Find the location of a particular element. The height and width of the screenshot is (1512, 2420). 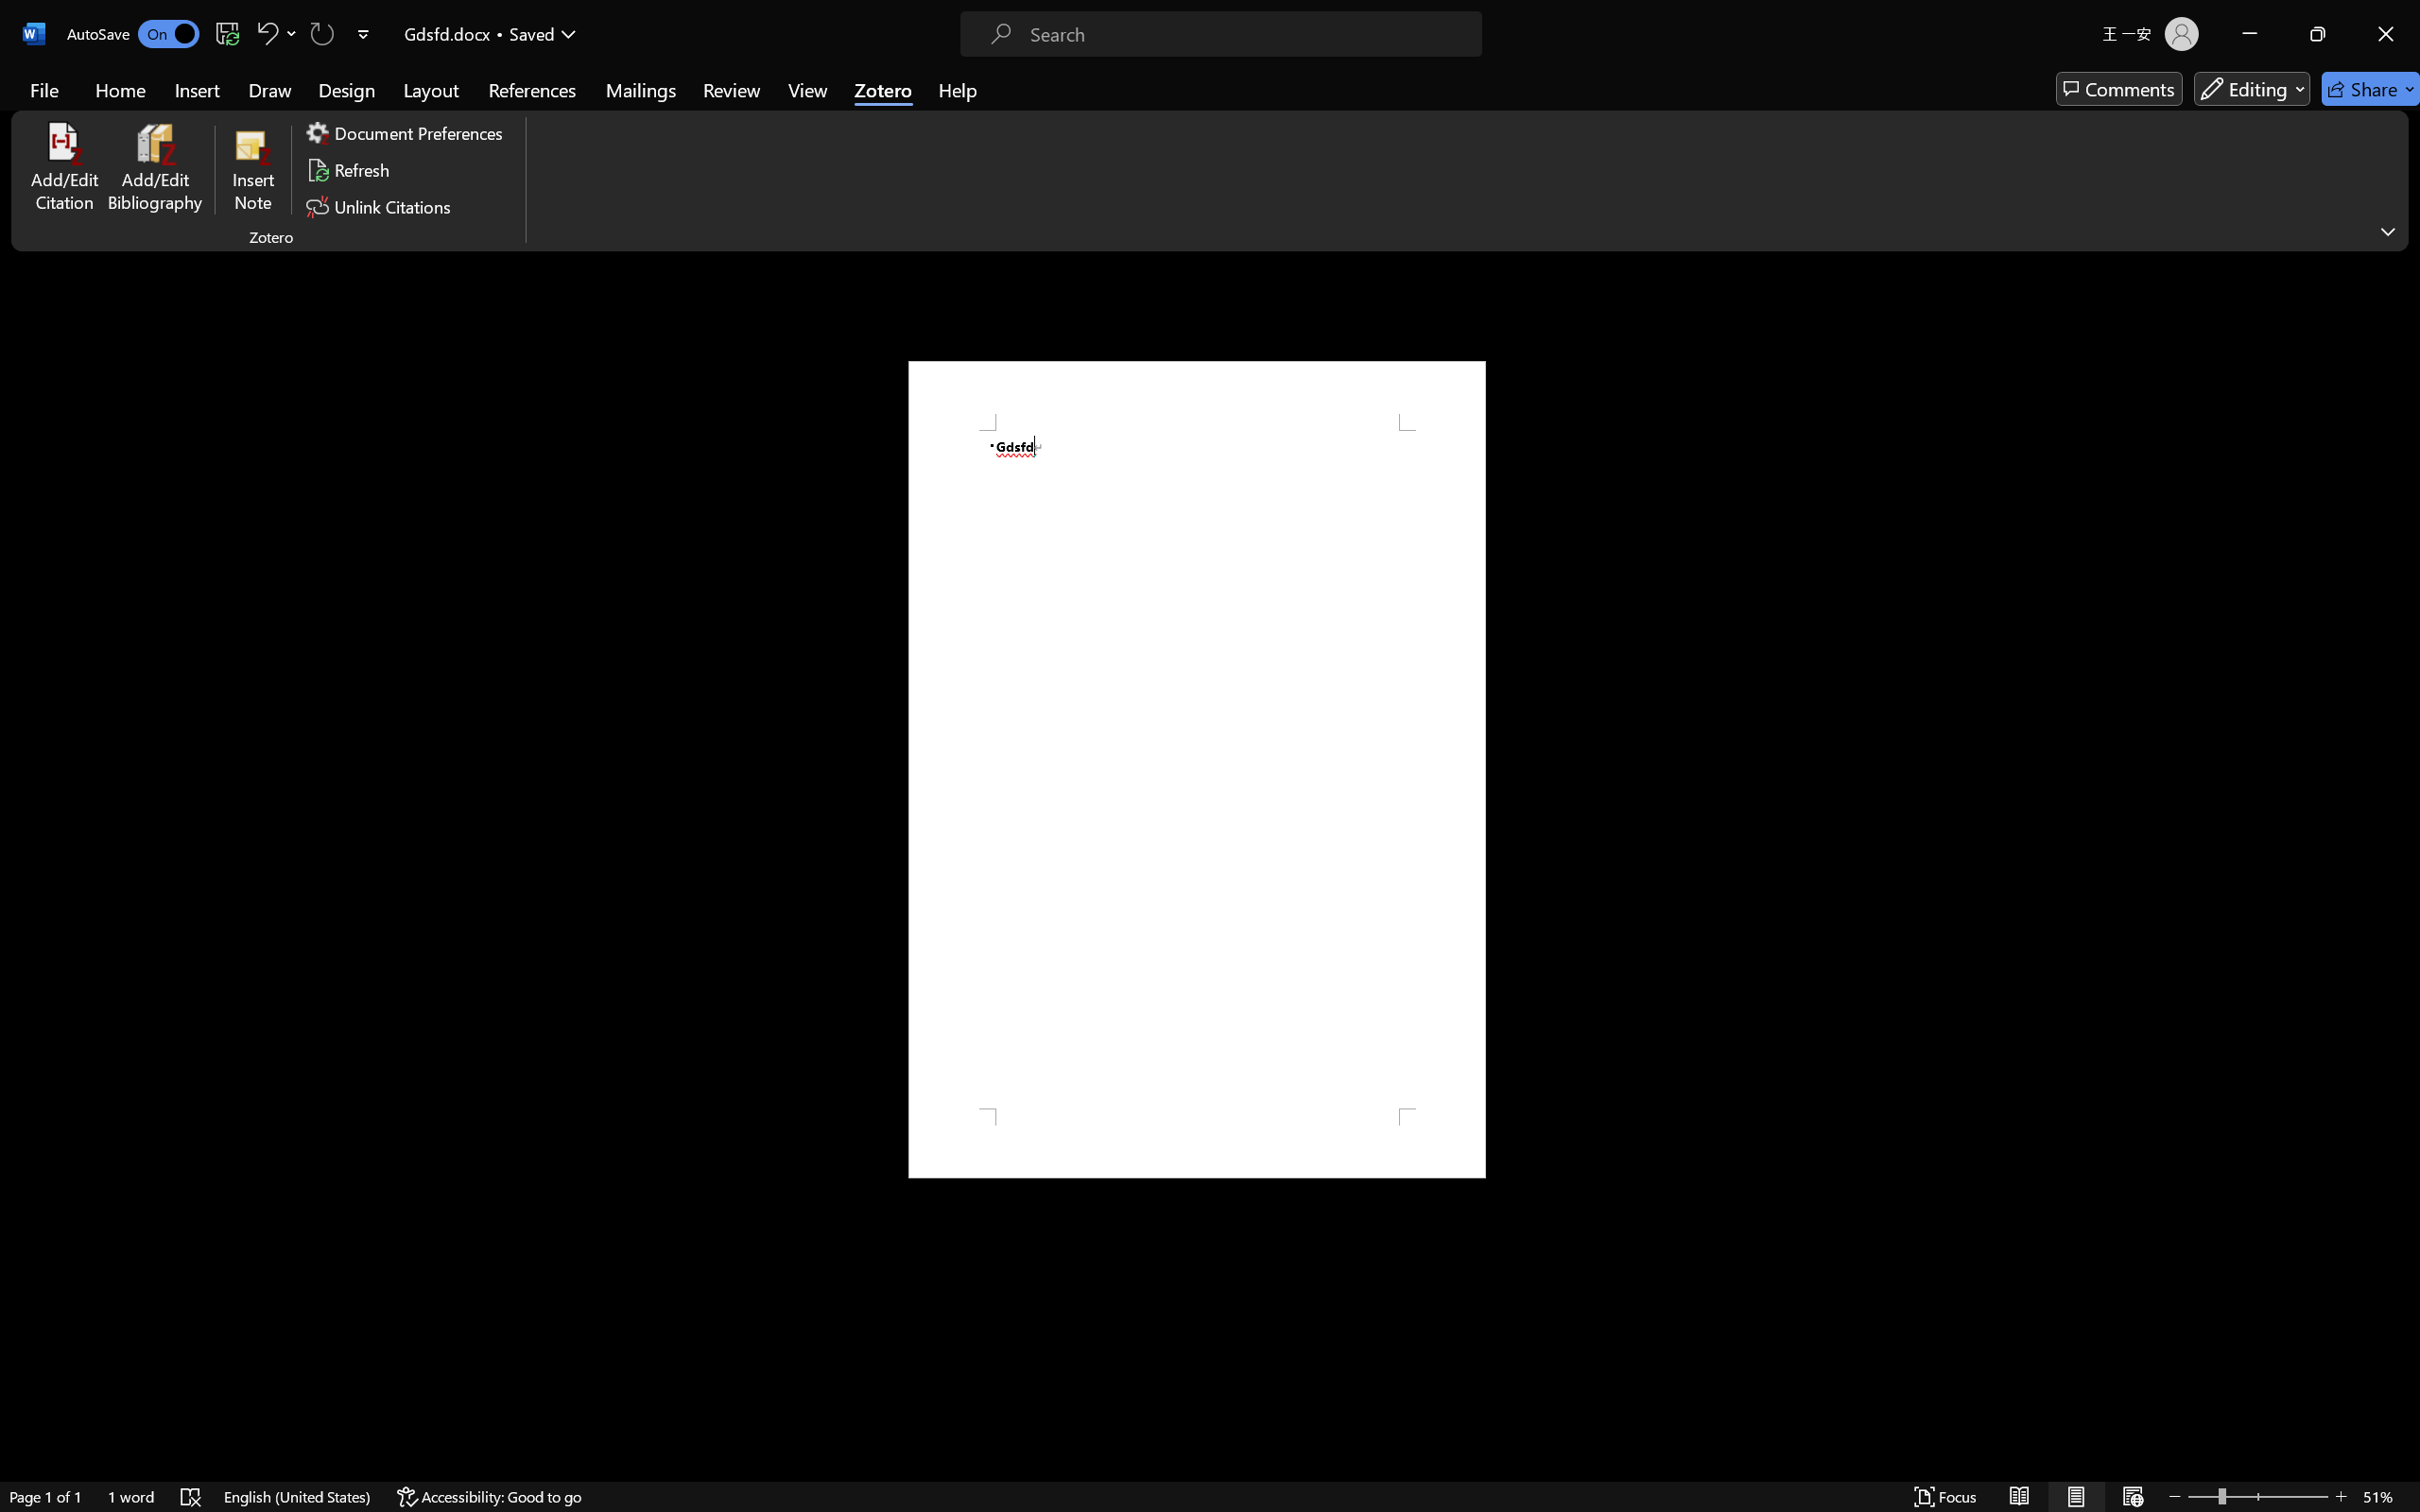

'Page 1 content' is located at coordinates (1196, 769).